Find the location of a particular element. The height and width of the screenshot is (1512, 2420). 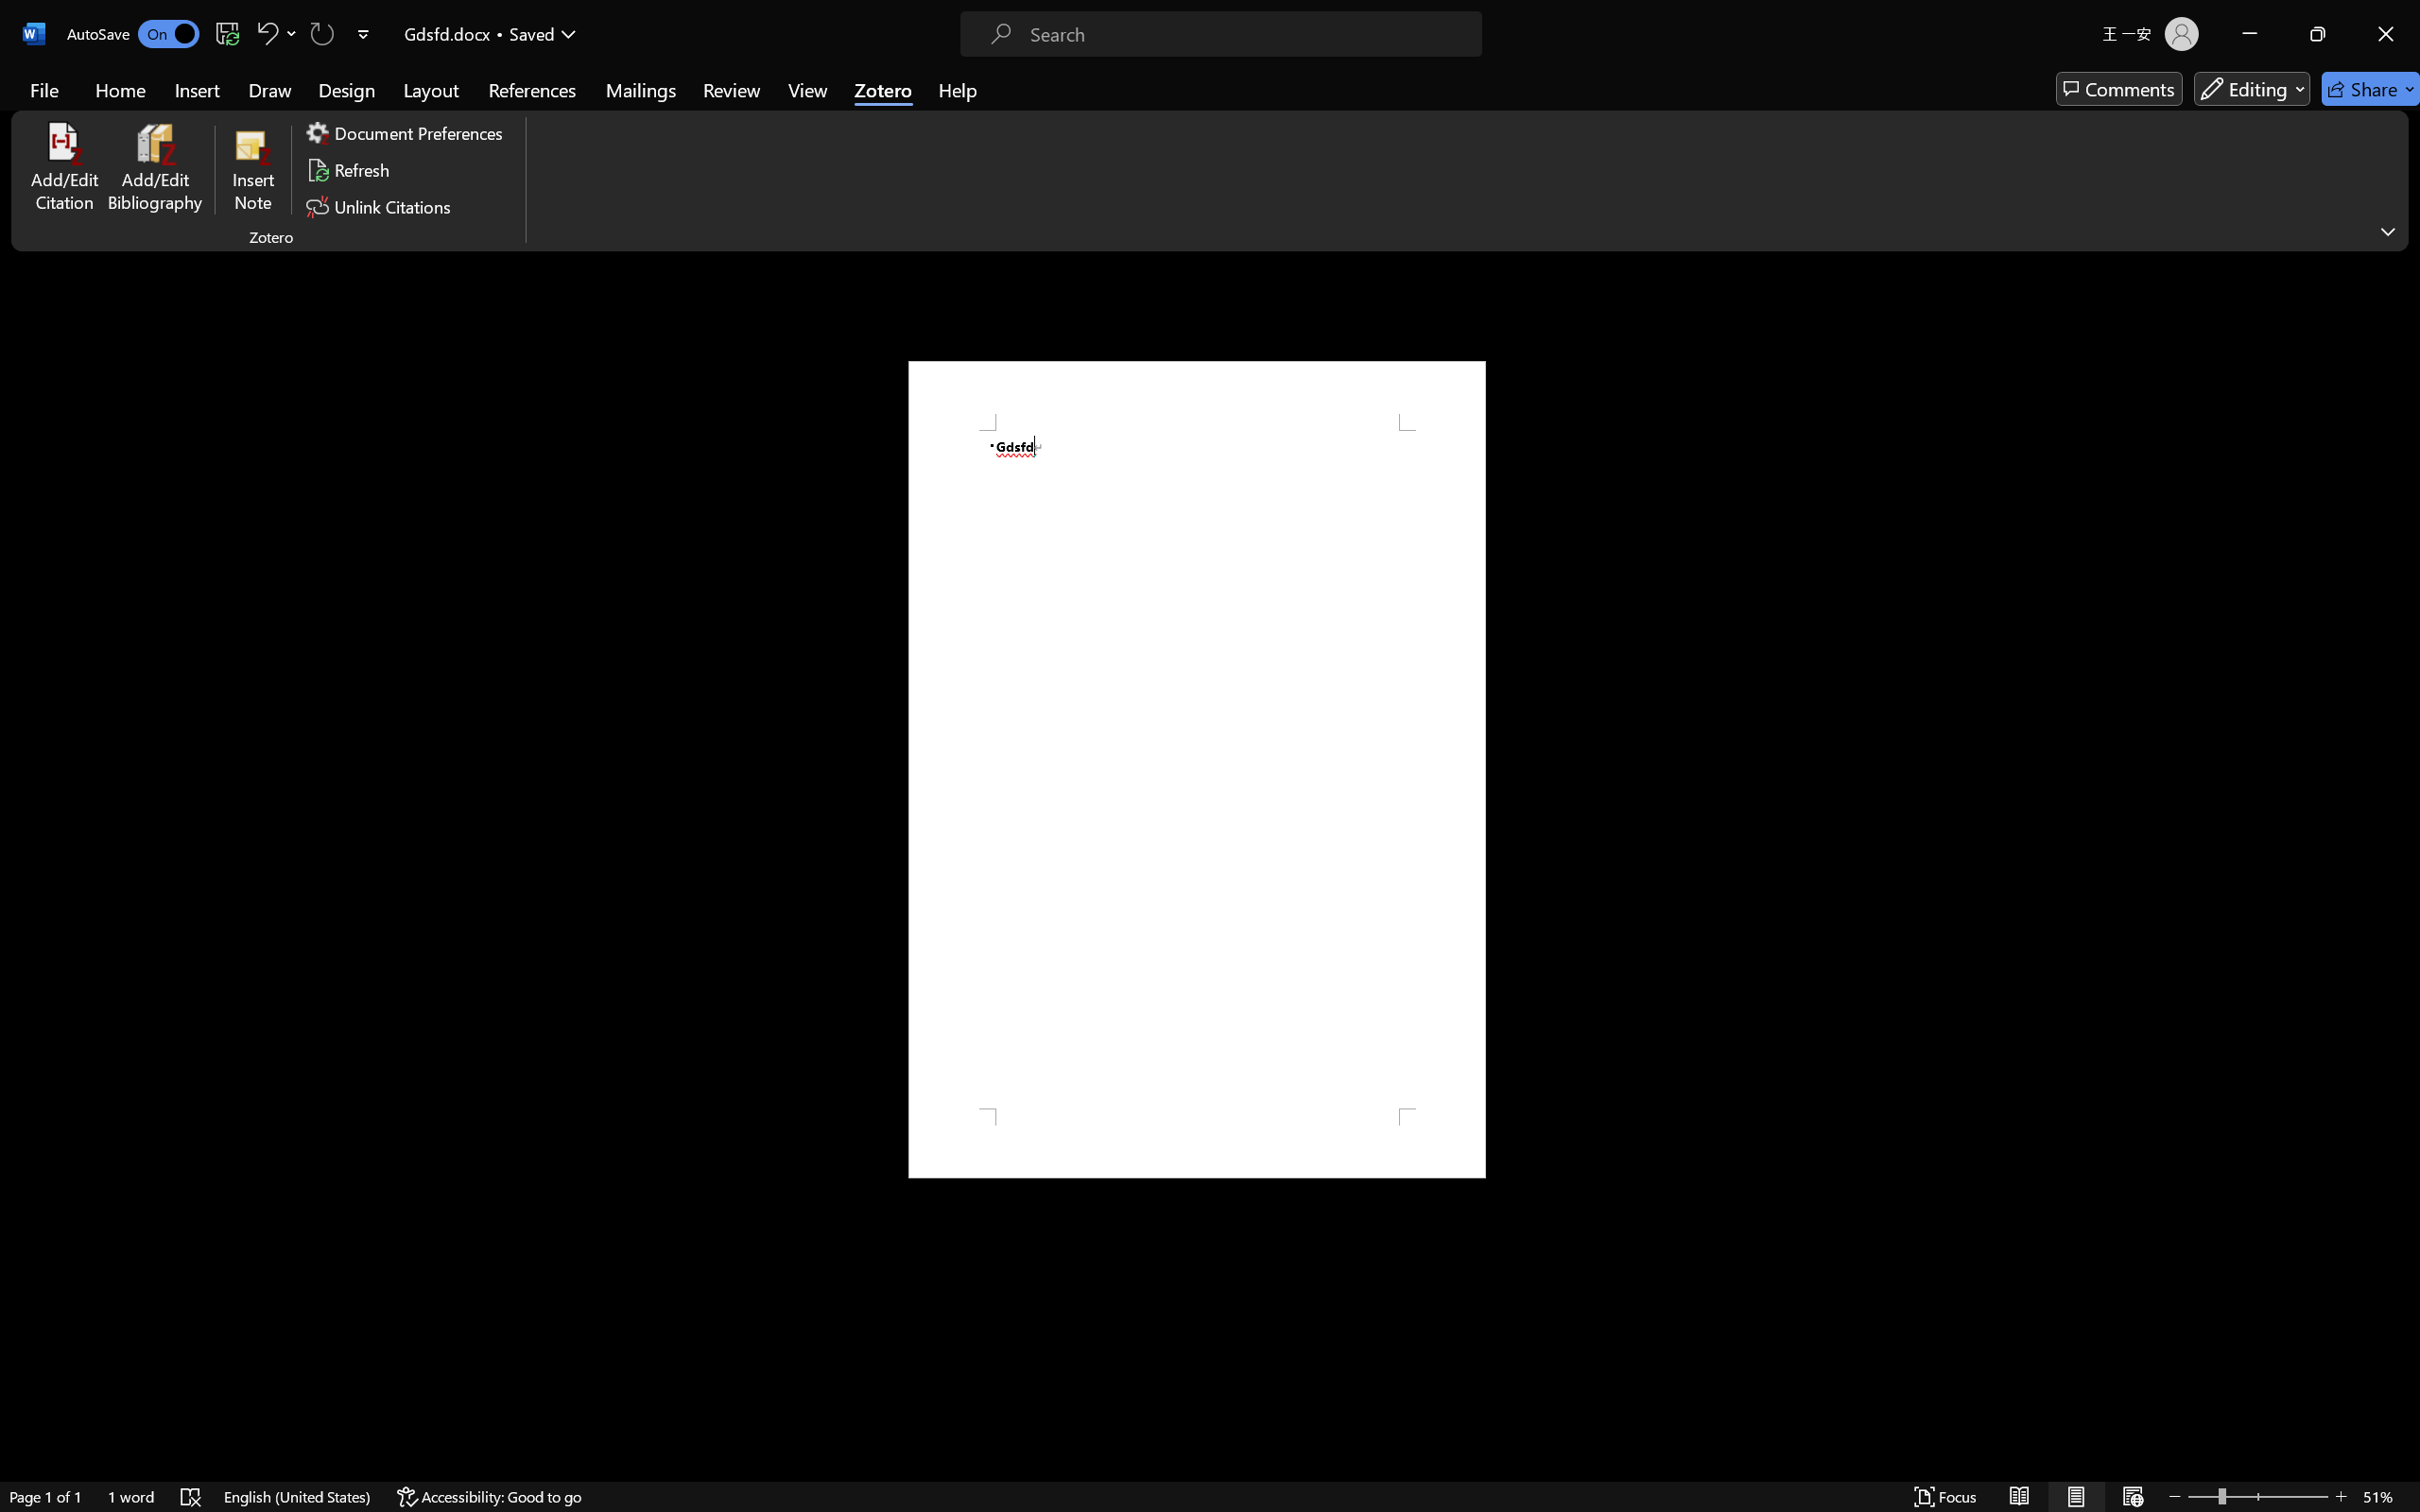

'Page 1 content' is located at coordinates (1196, 769).